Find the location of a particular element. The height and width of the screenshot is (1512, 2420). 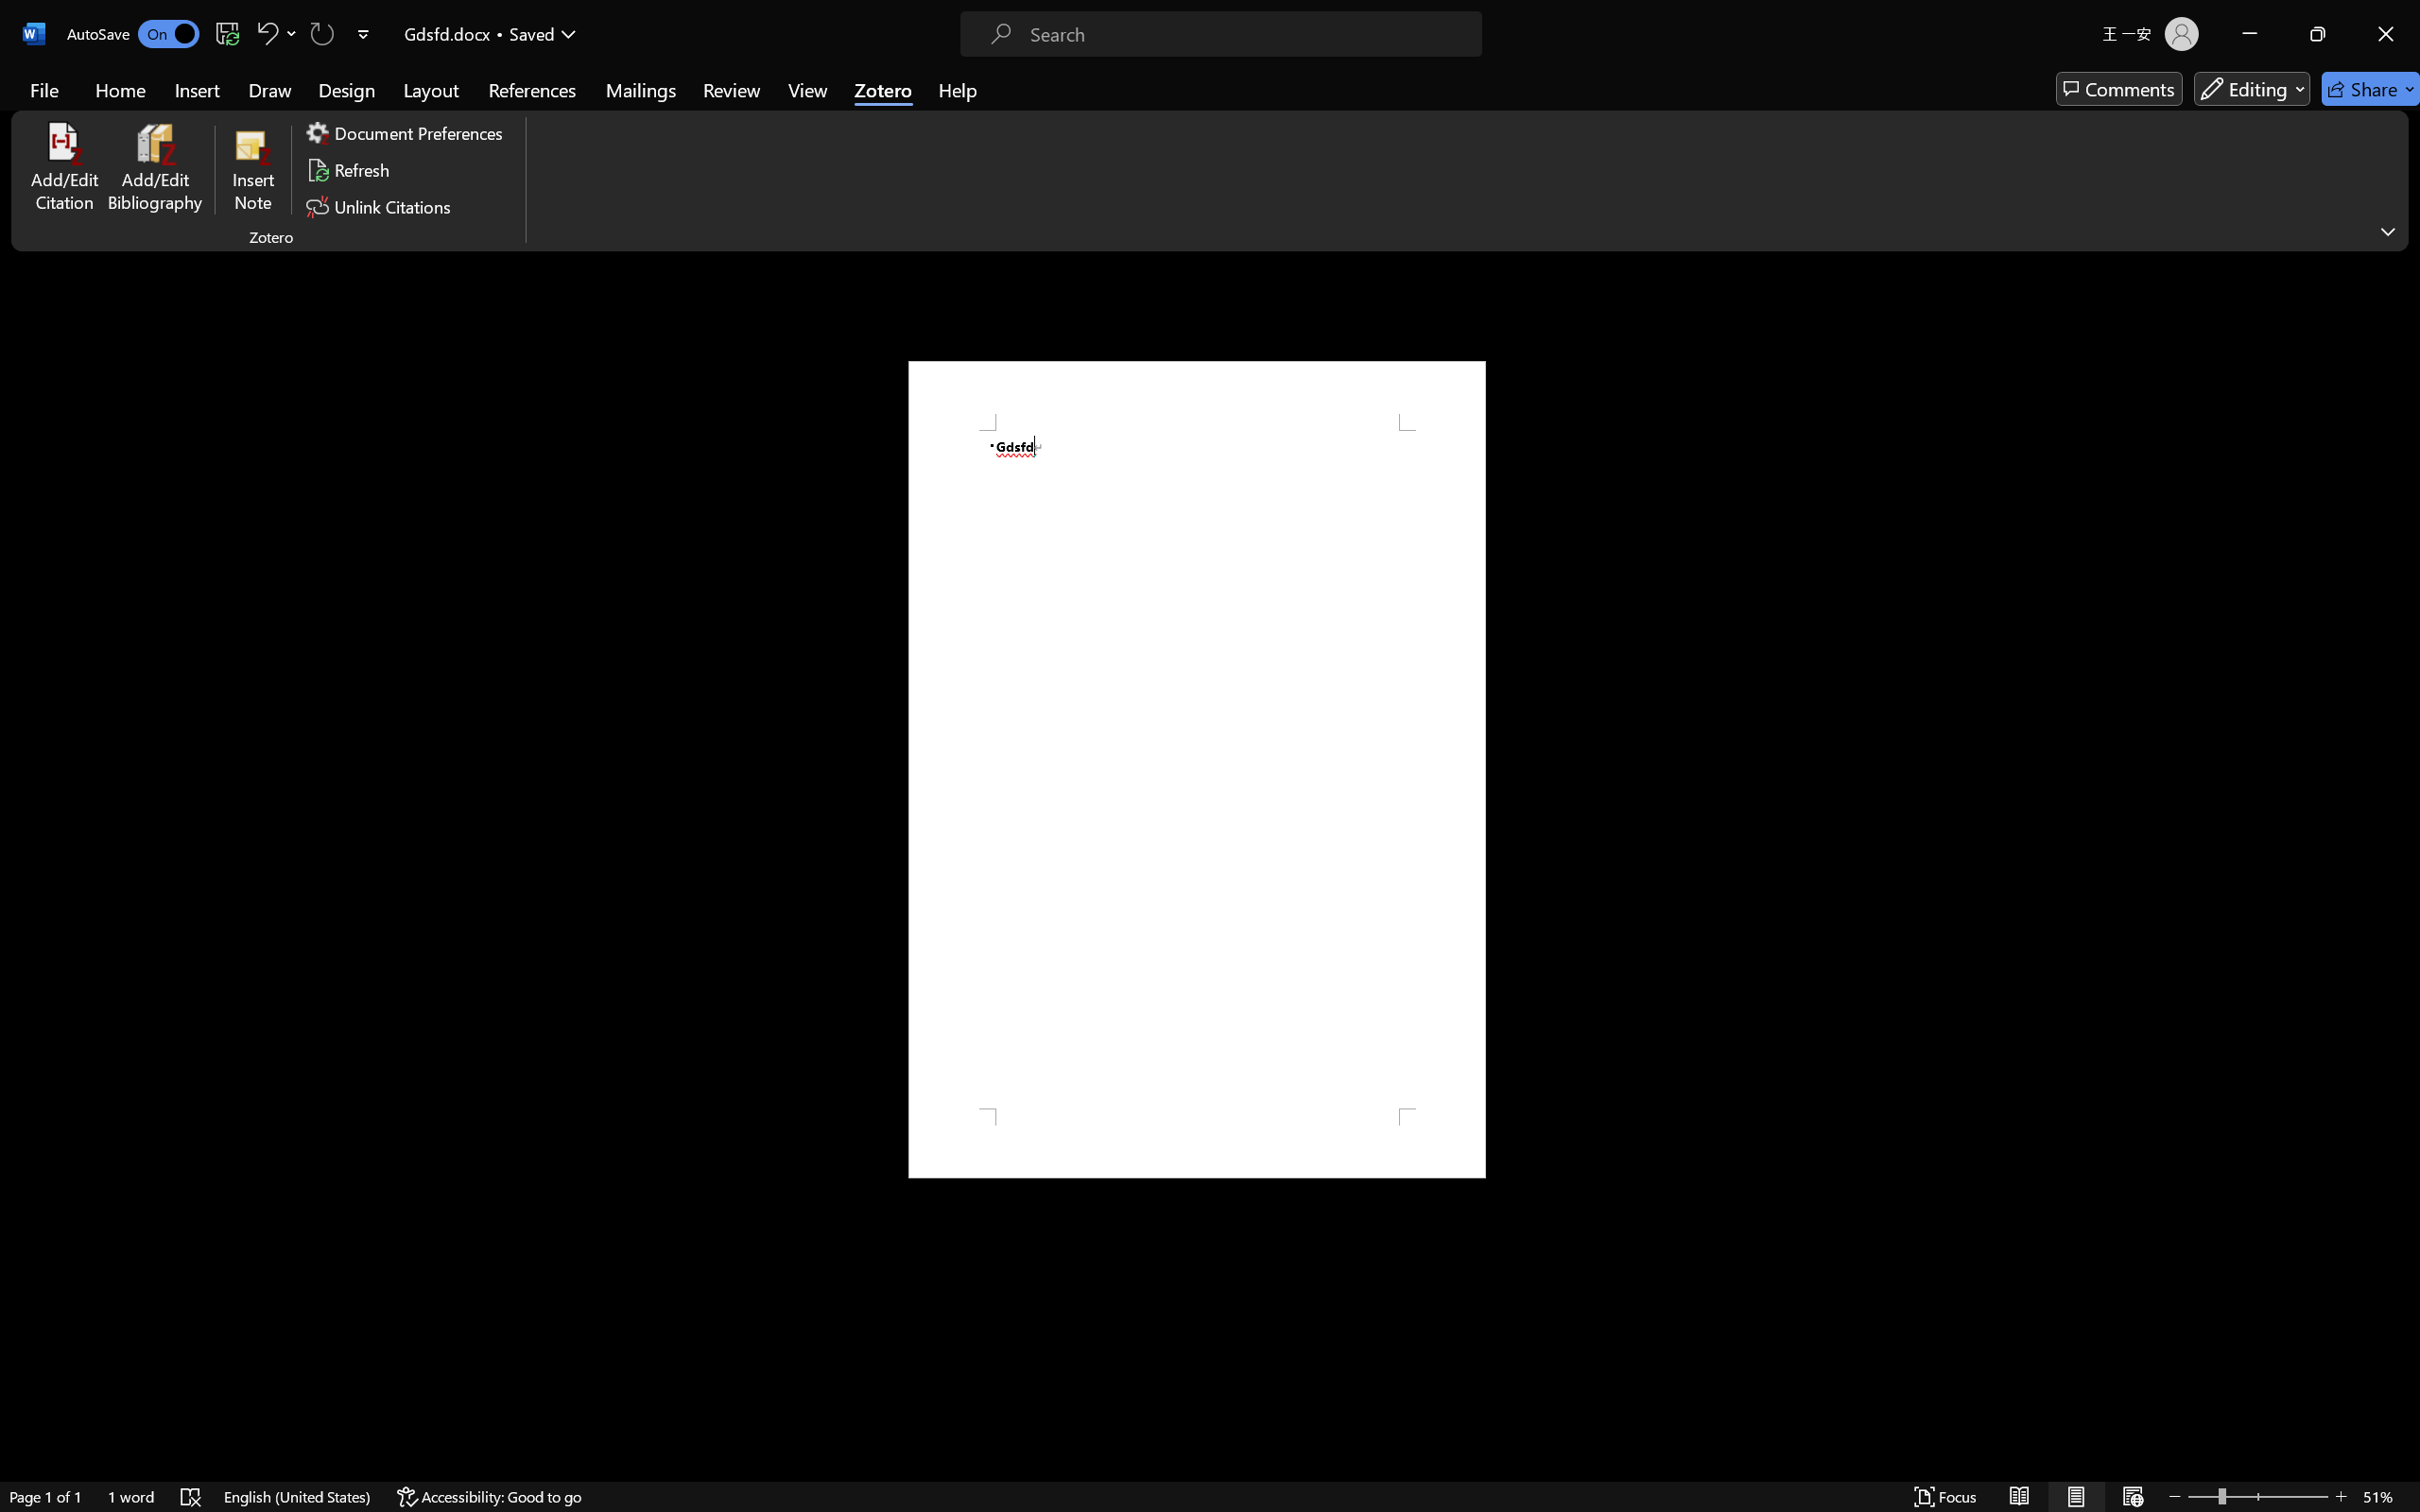

'Page 1 content' is located at coordinates (1196, 769).